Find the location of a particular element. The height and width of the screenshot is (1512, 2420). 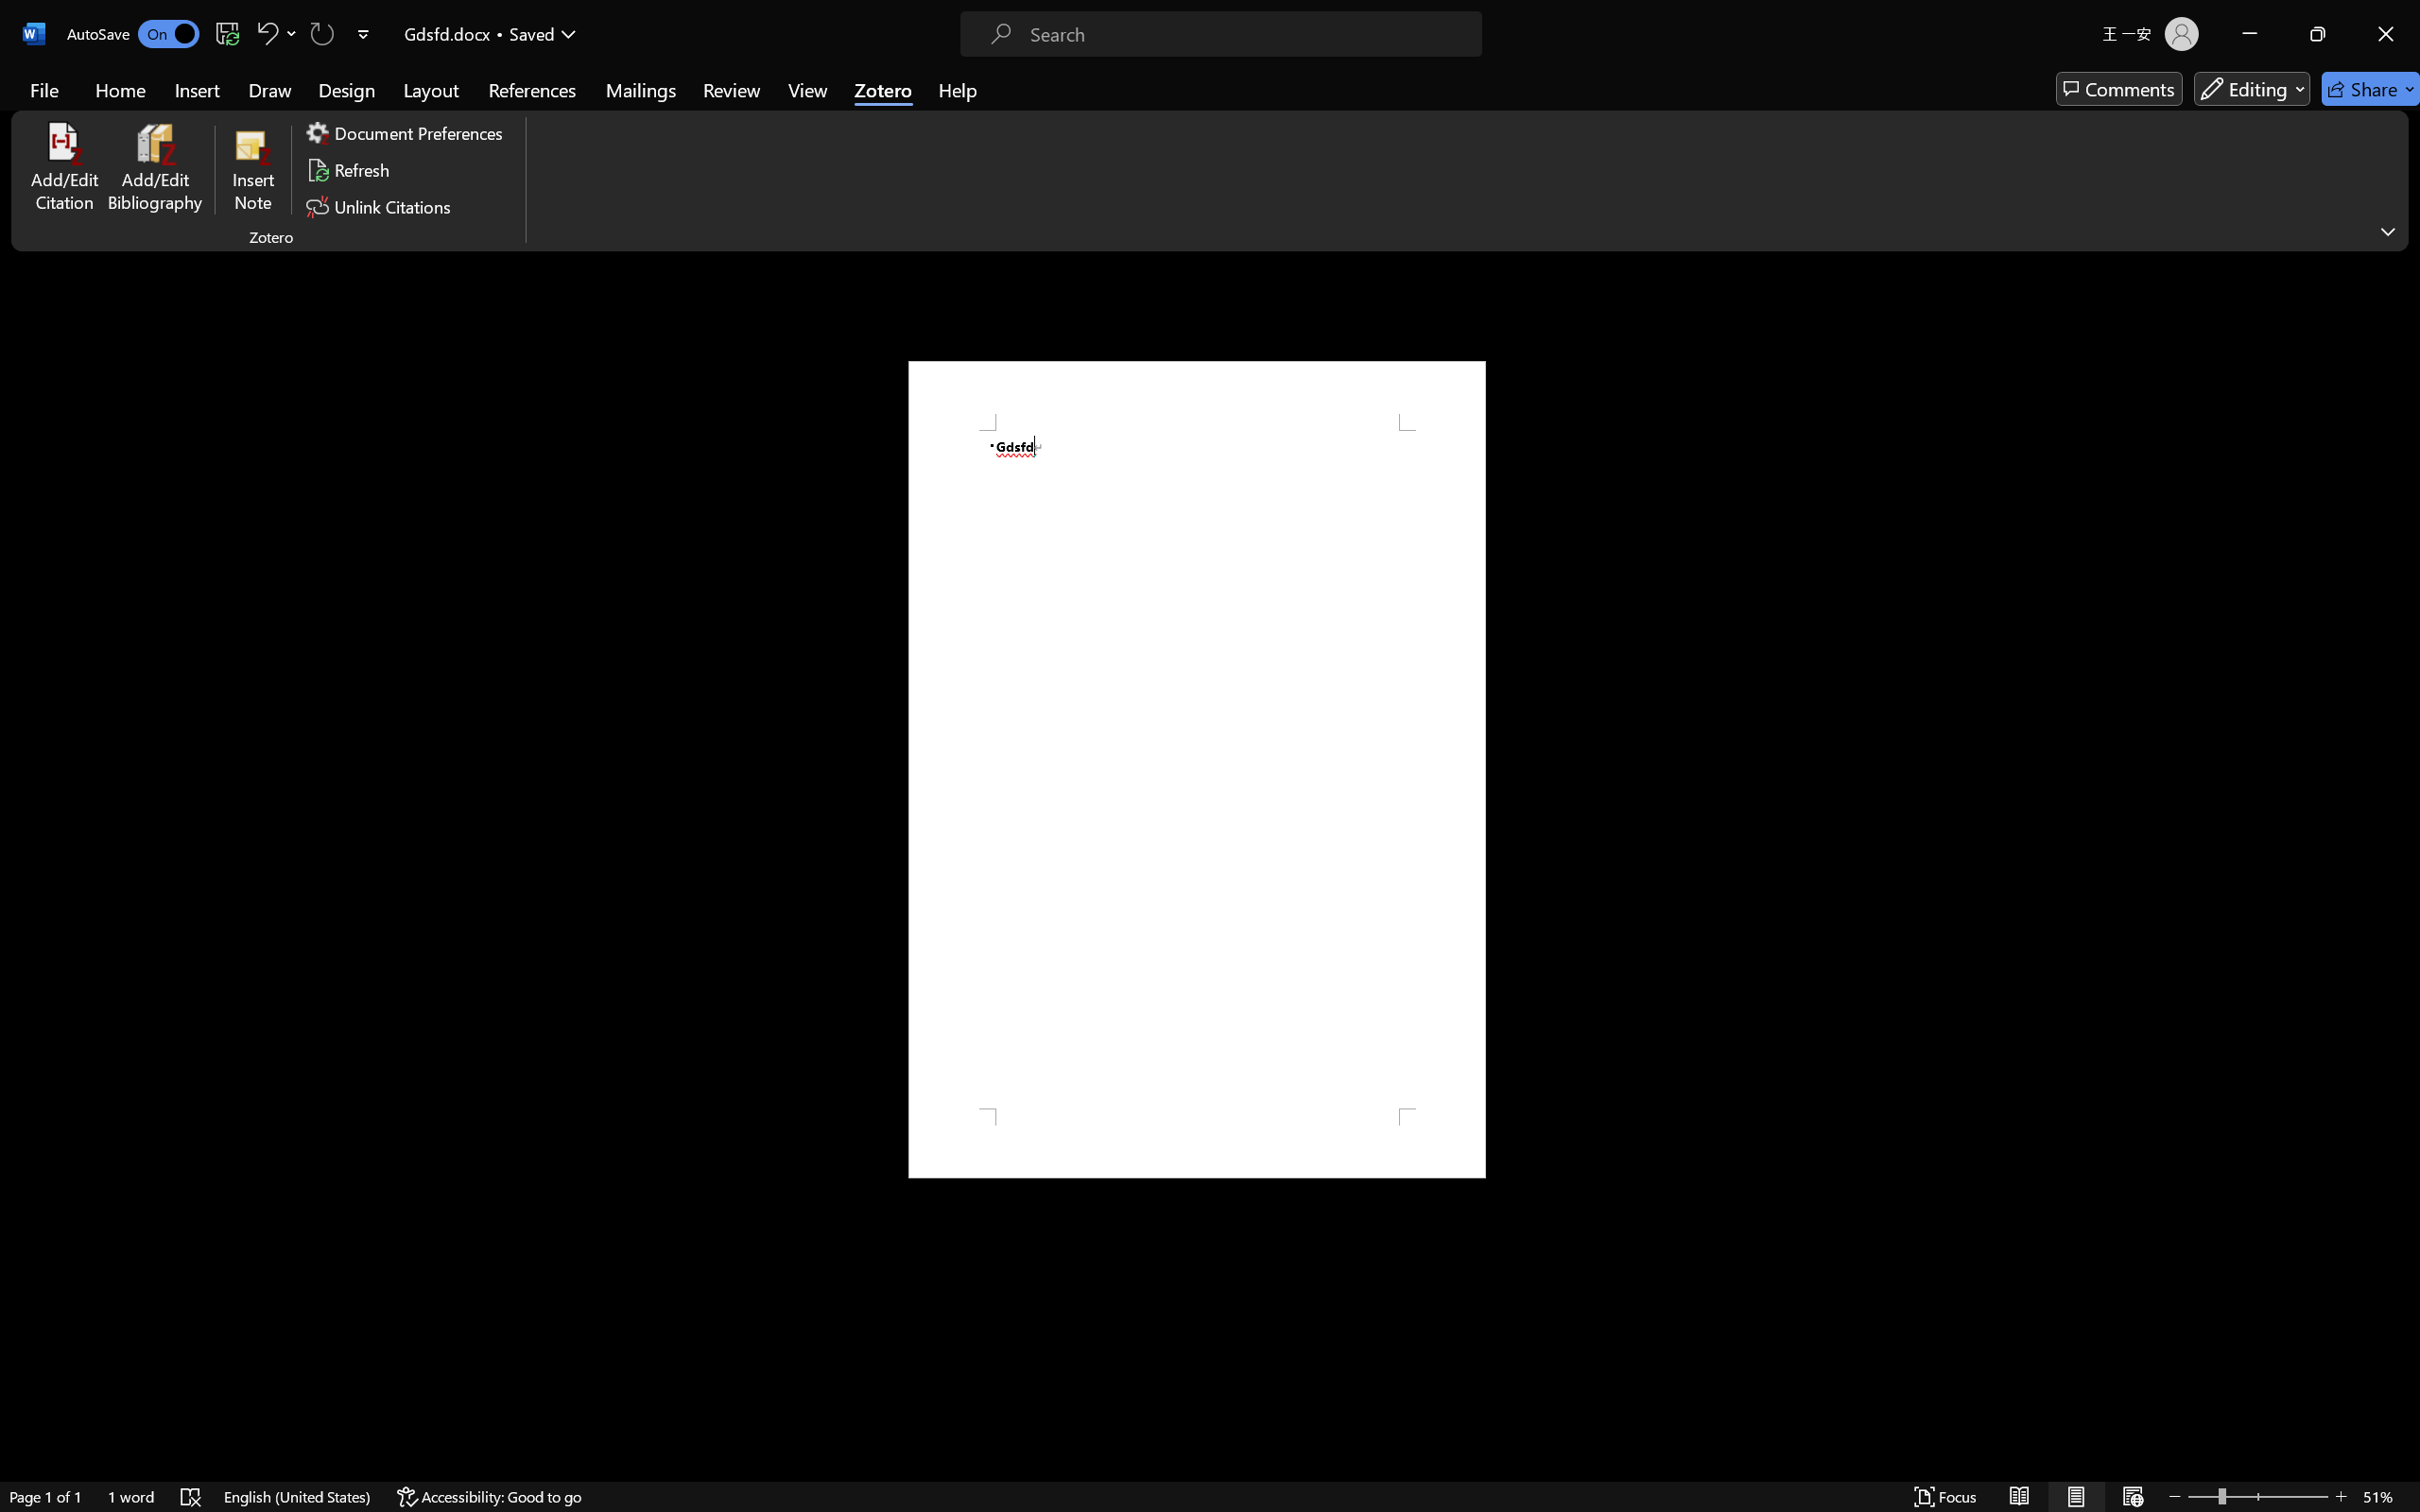

'Page 1 content' is located at coordinates (1196, 769).